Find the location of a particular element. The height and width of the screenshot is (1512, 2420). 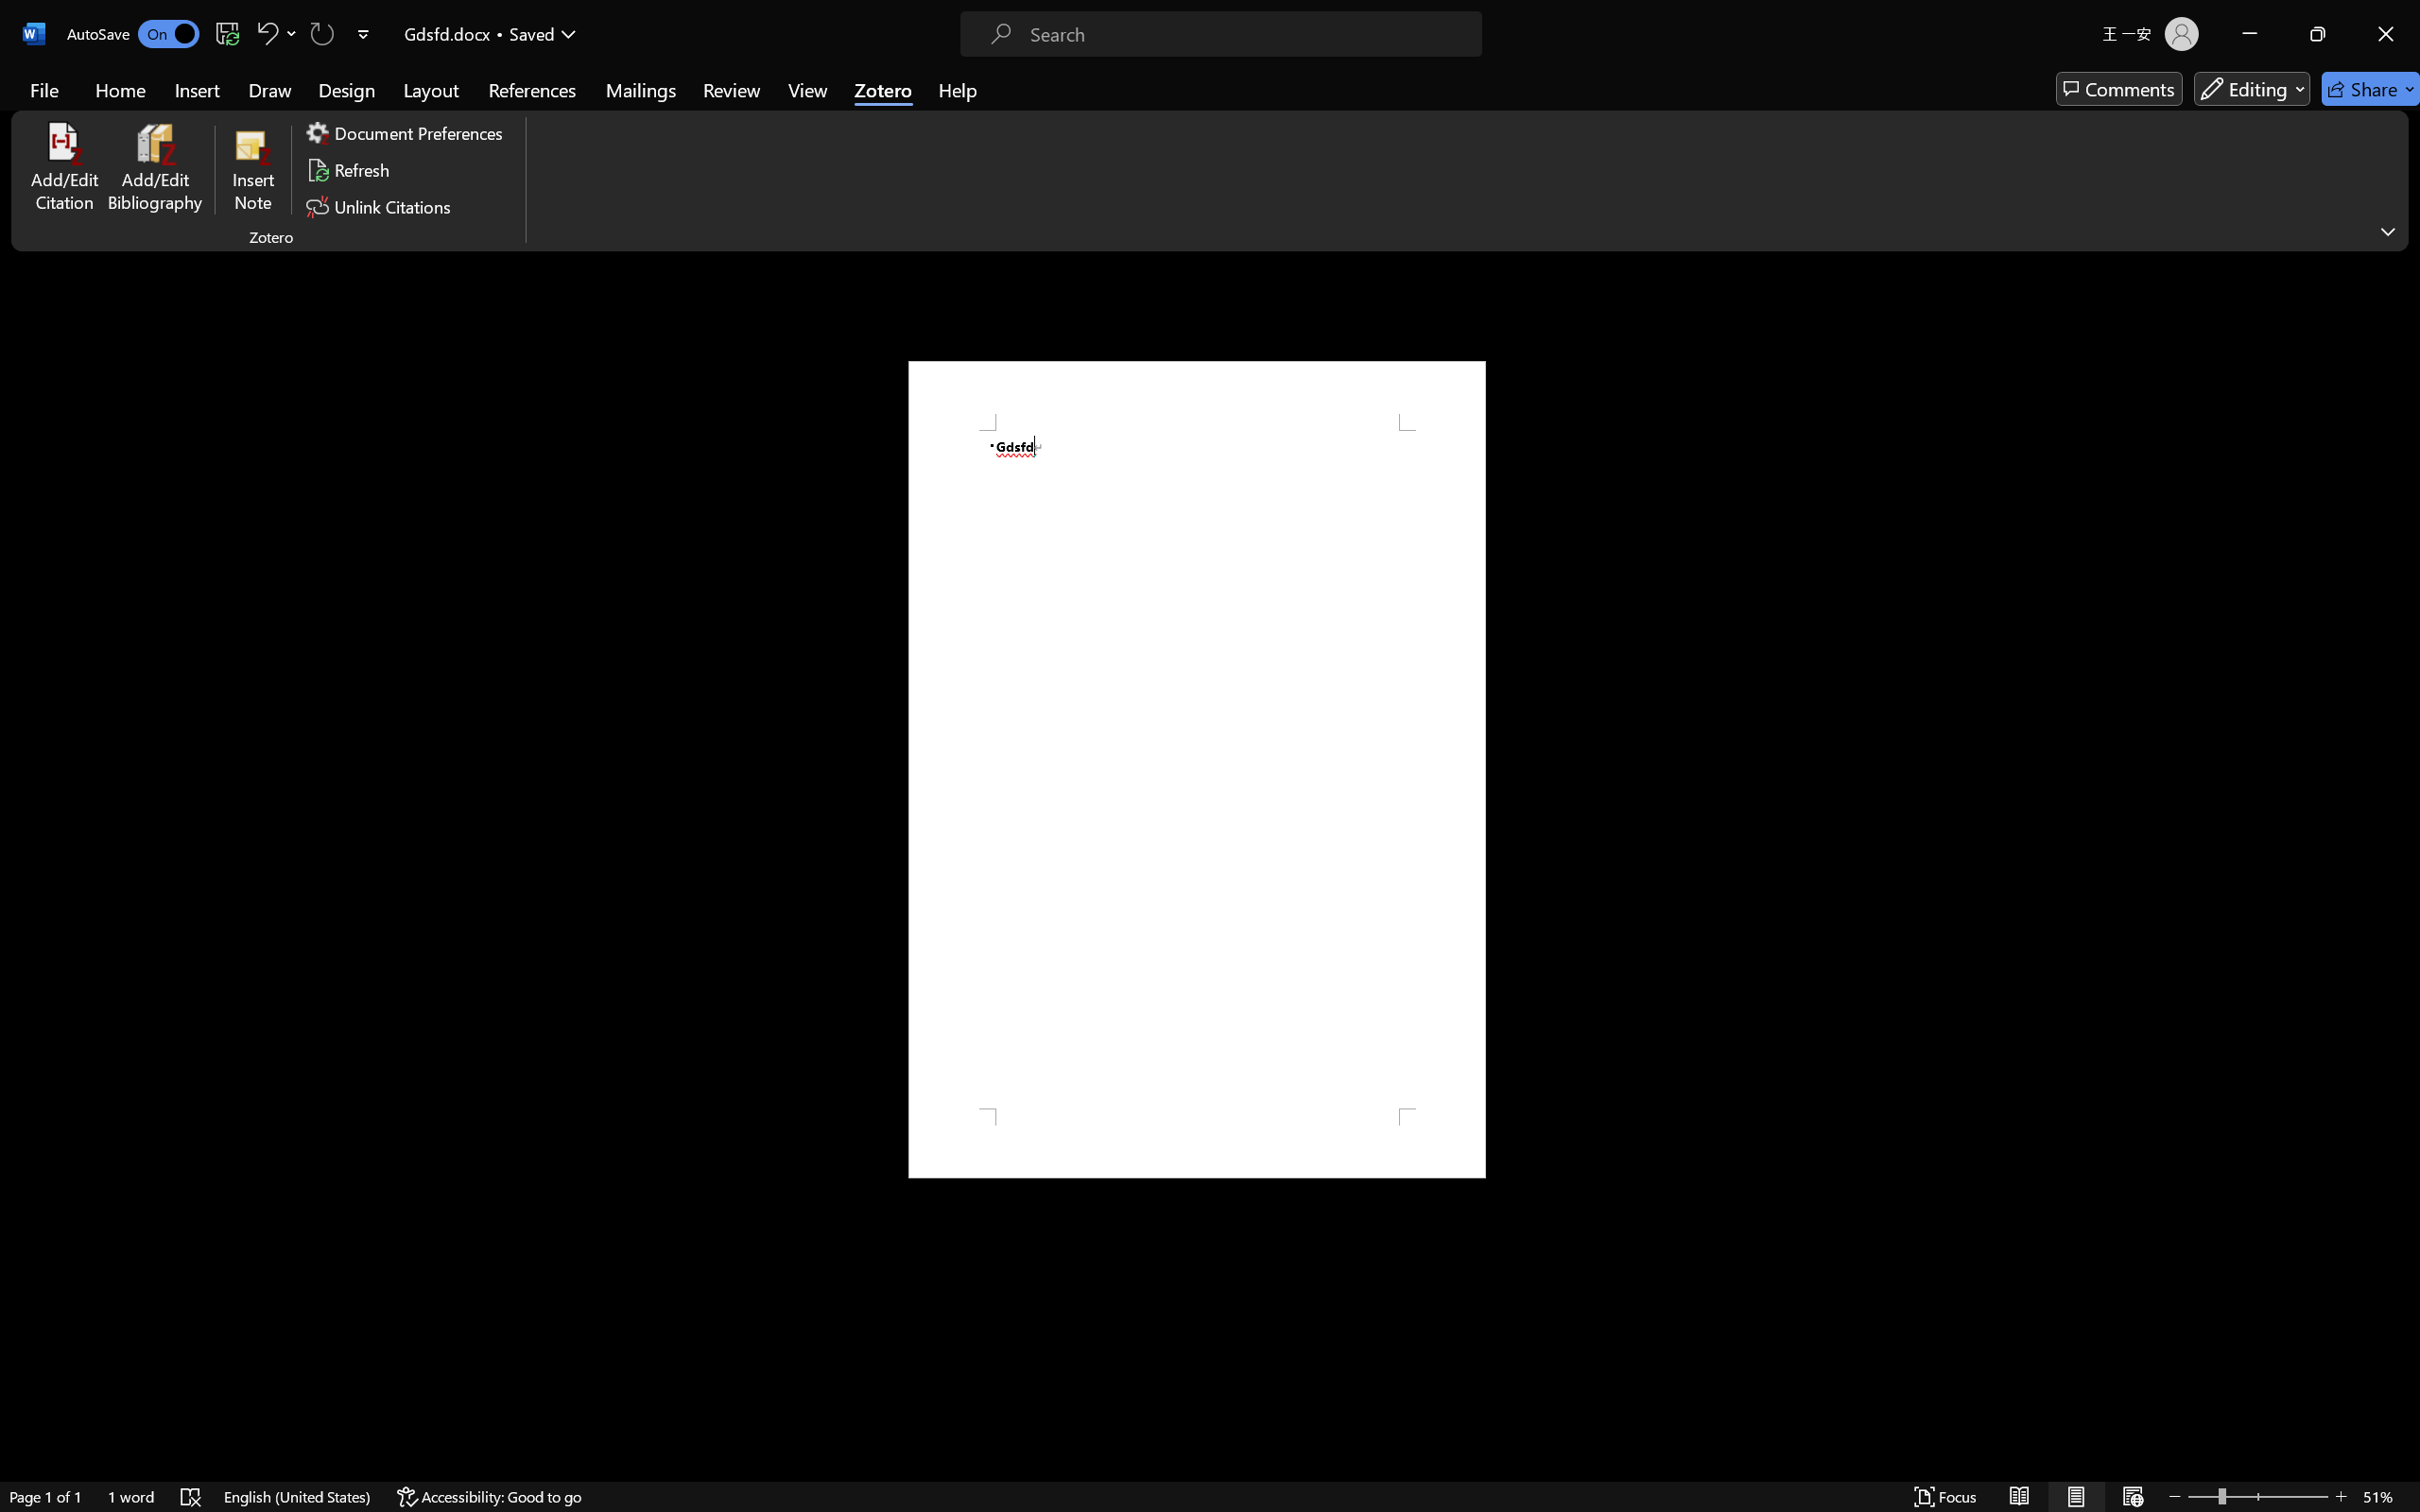

'Page 1 content' is located at coordinates (1196, 769).